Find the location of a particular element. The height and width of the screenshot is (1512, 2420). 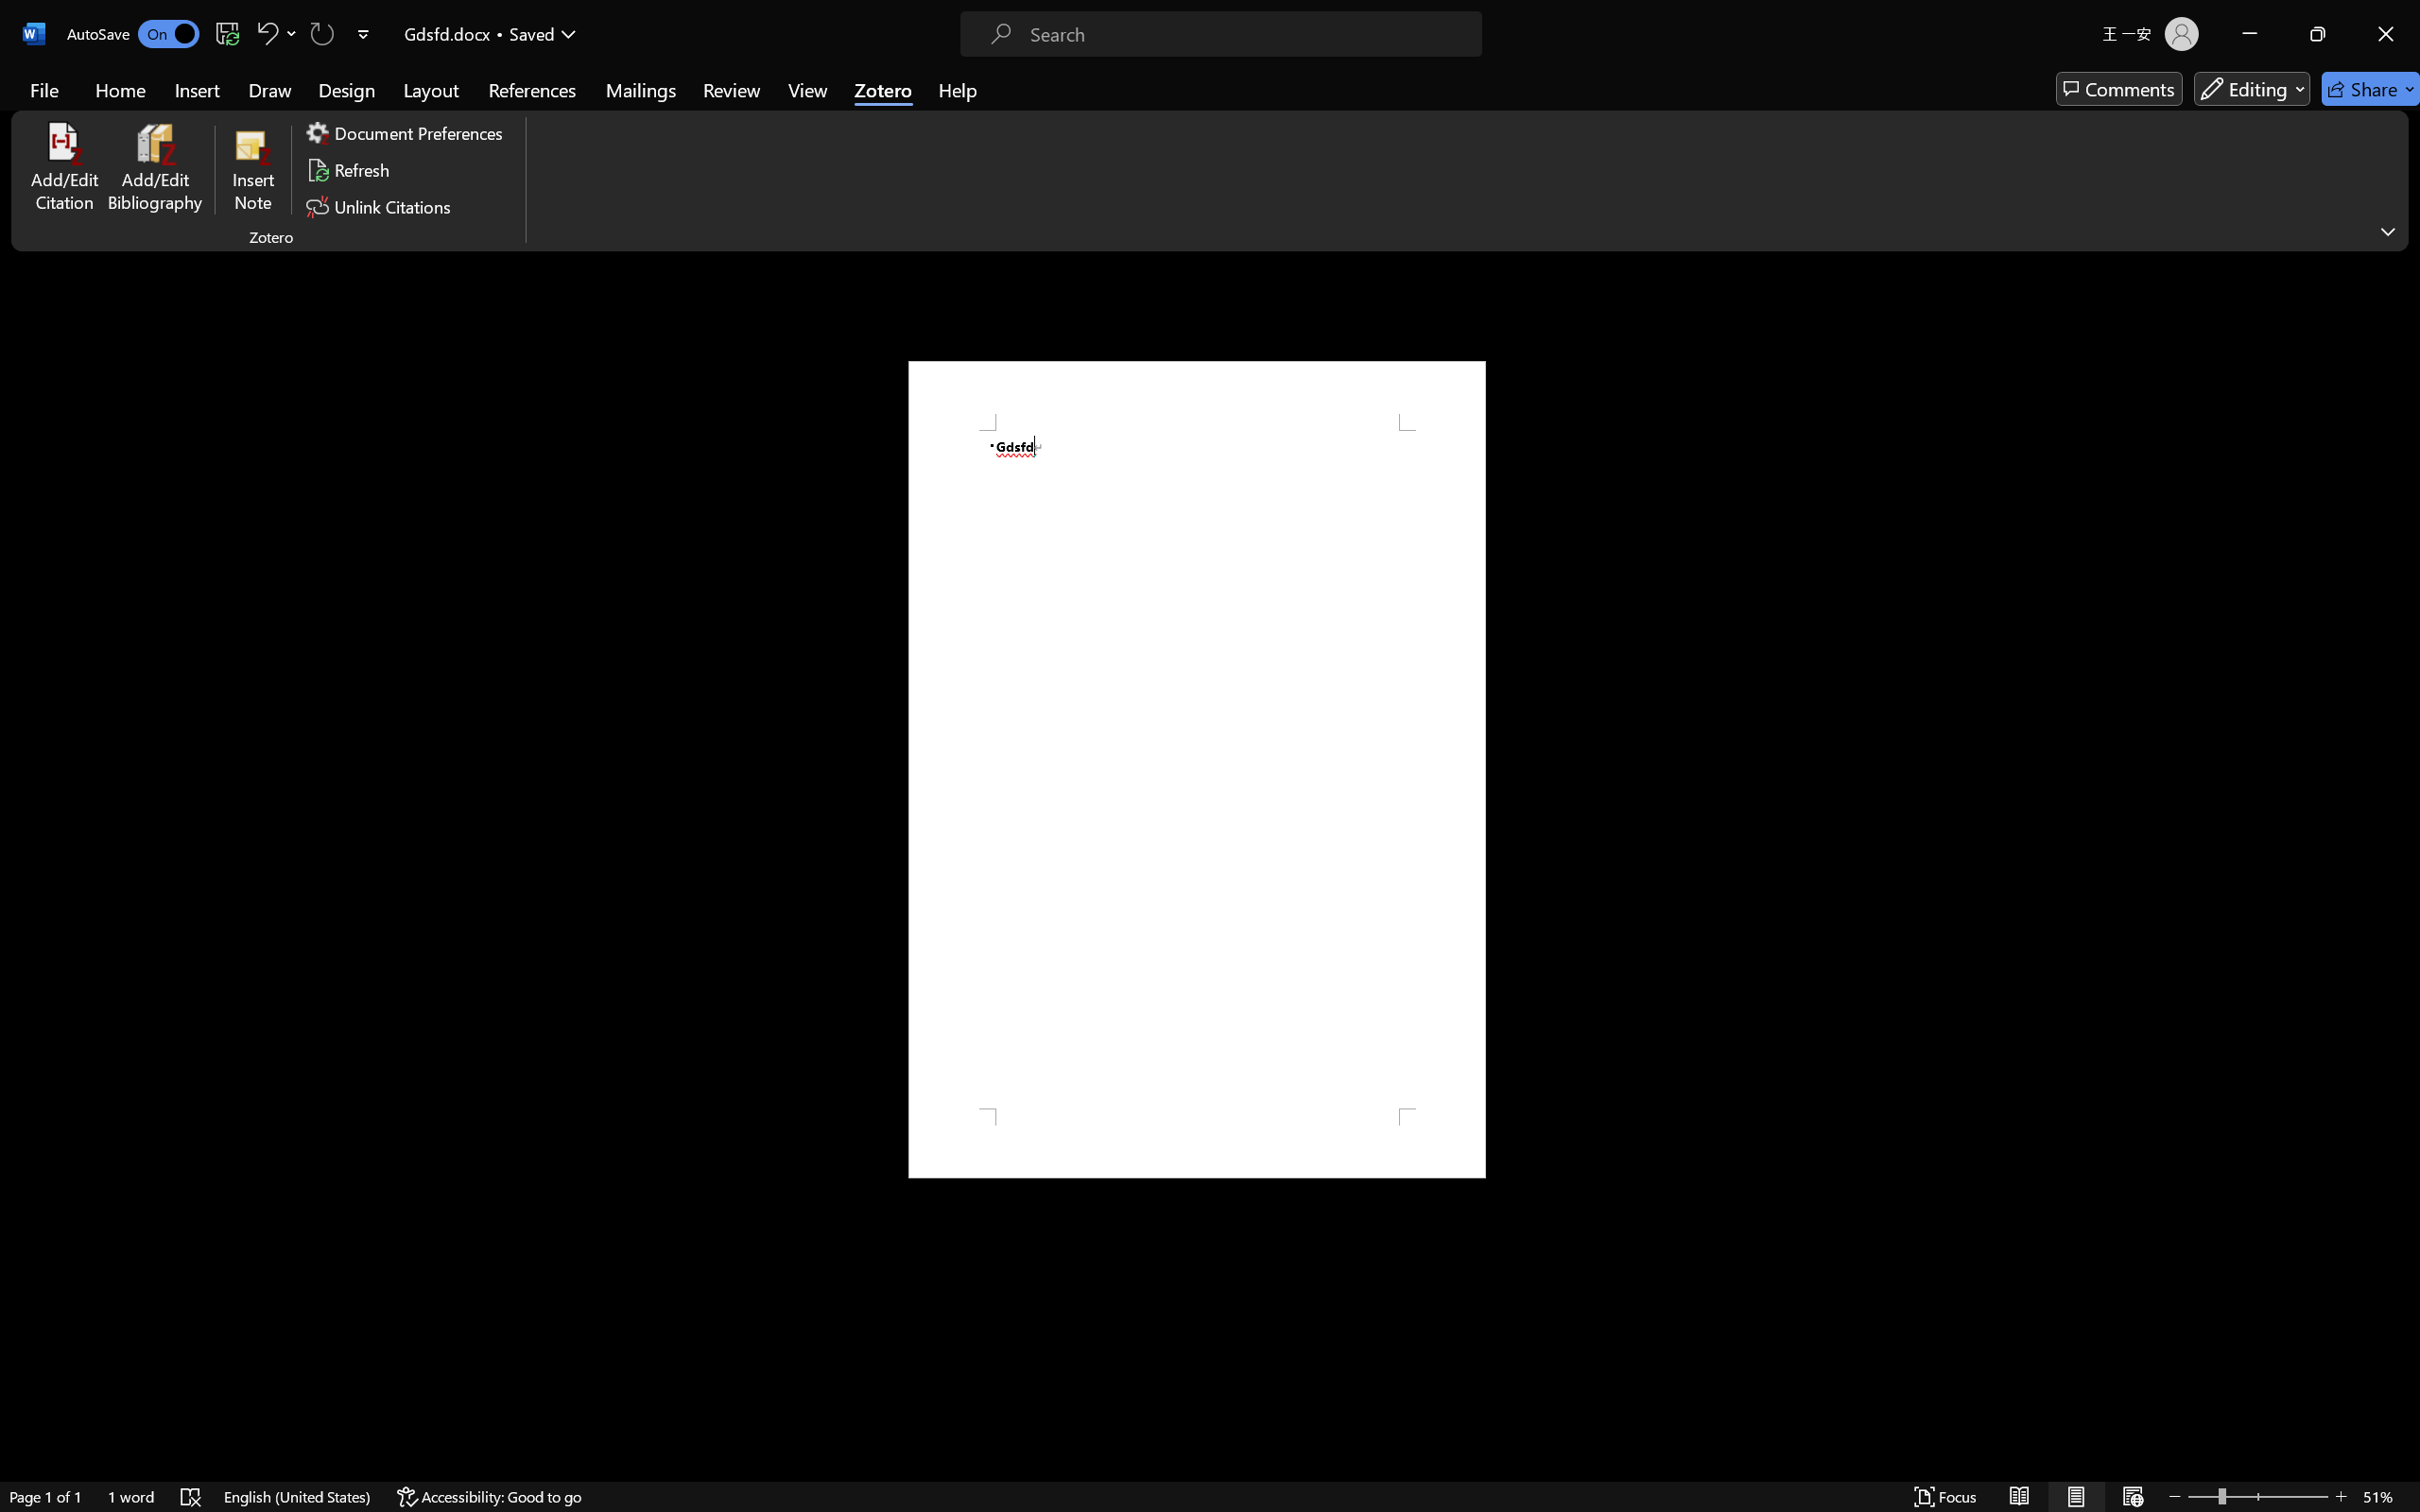

'Page 1 content' is located at coordinates (1196, 769).